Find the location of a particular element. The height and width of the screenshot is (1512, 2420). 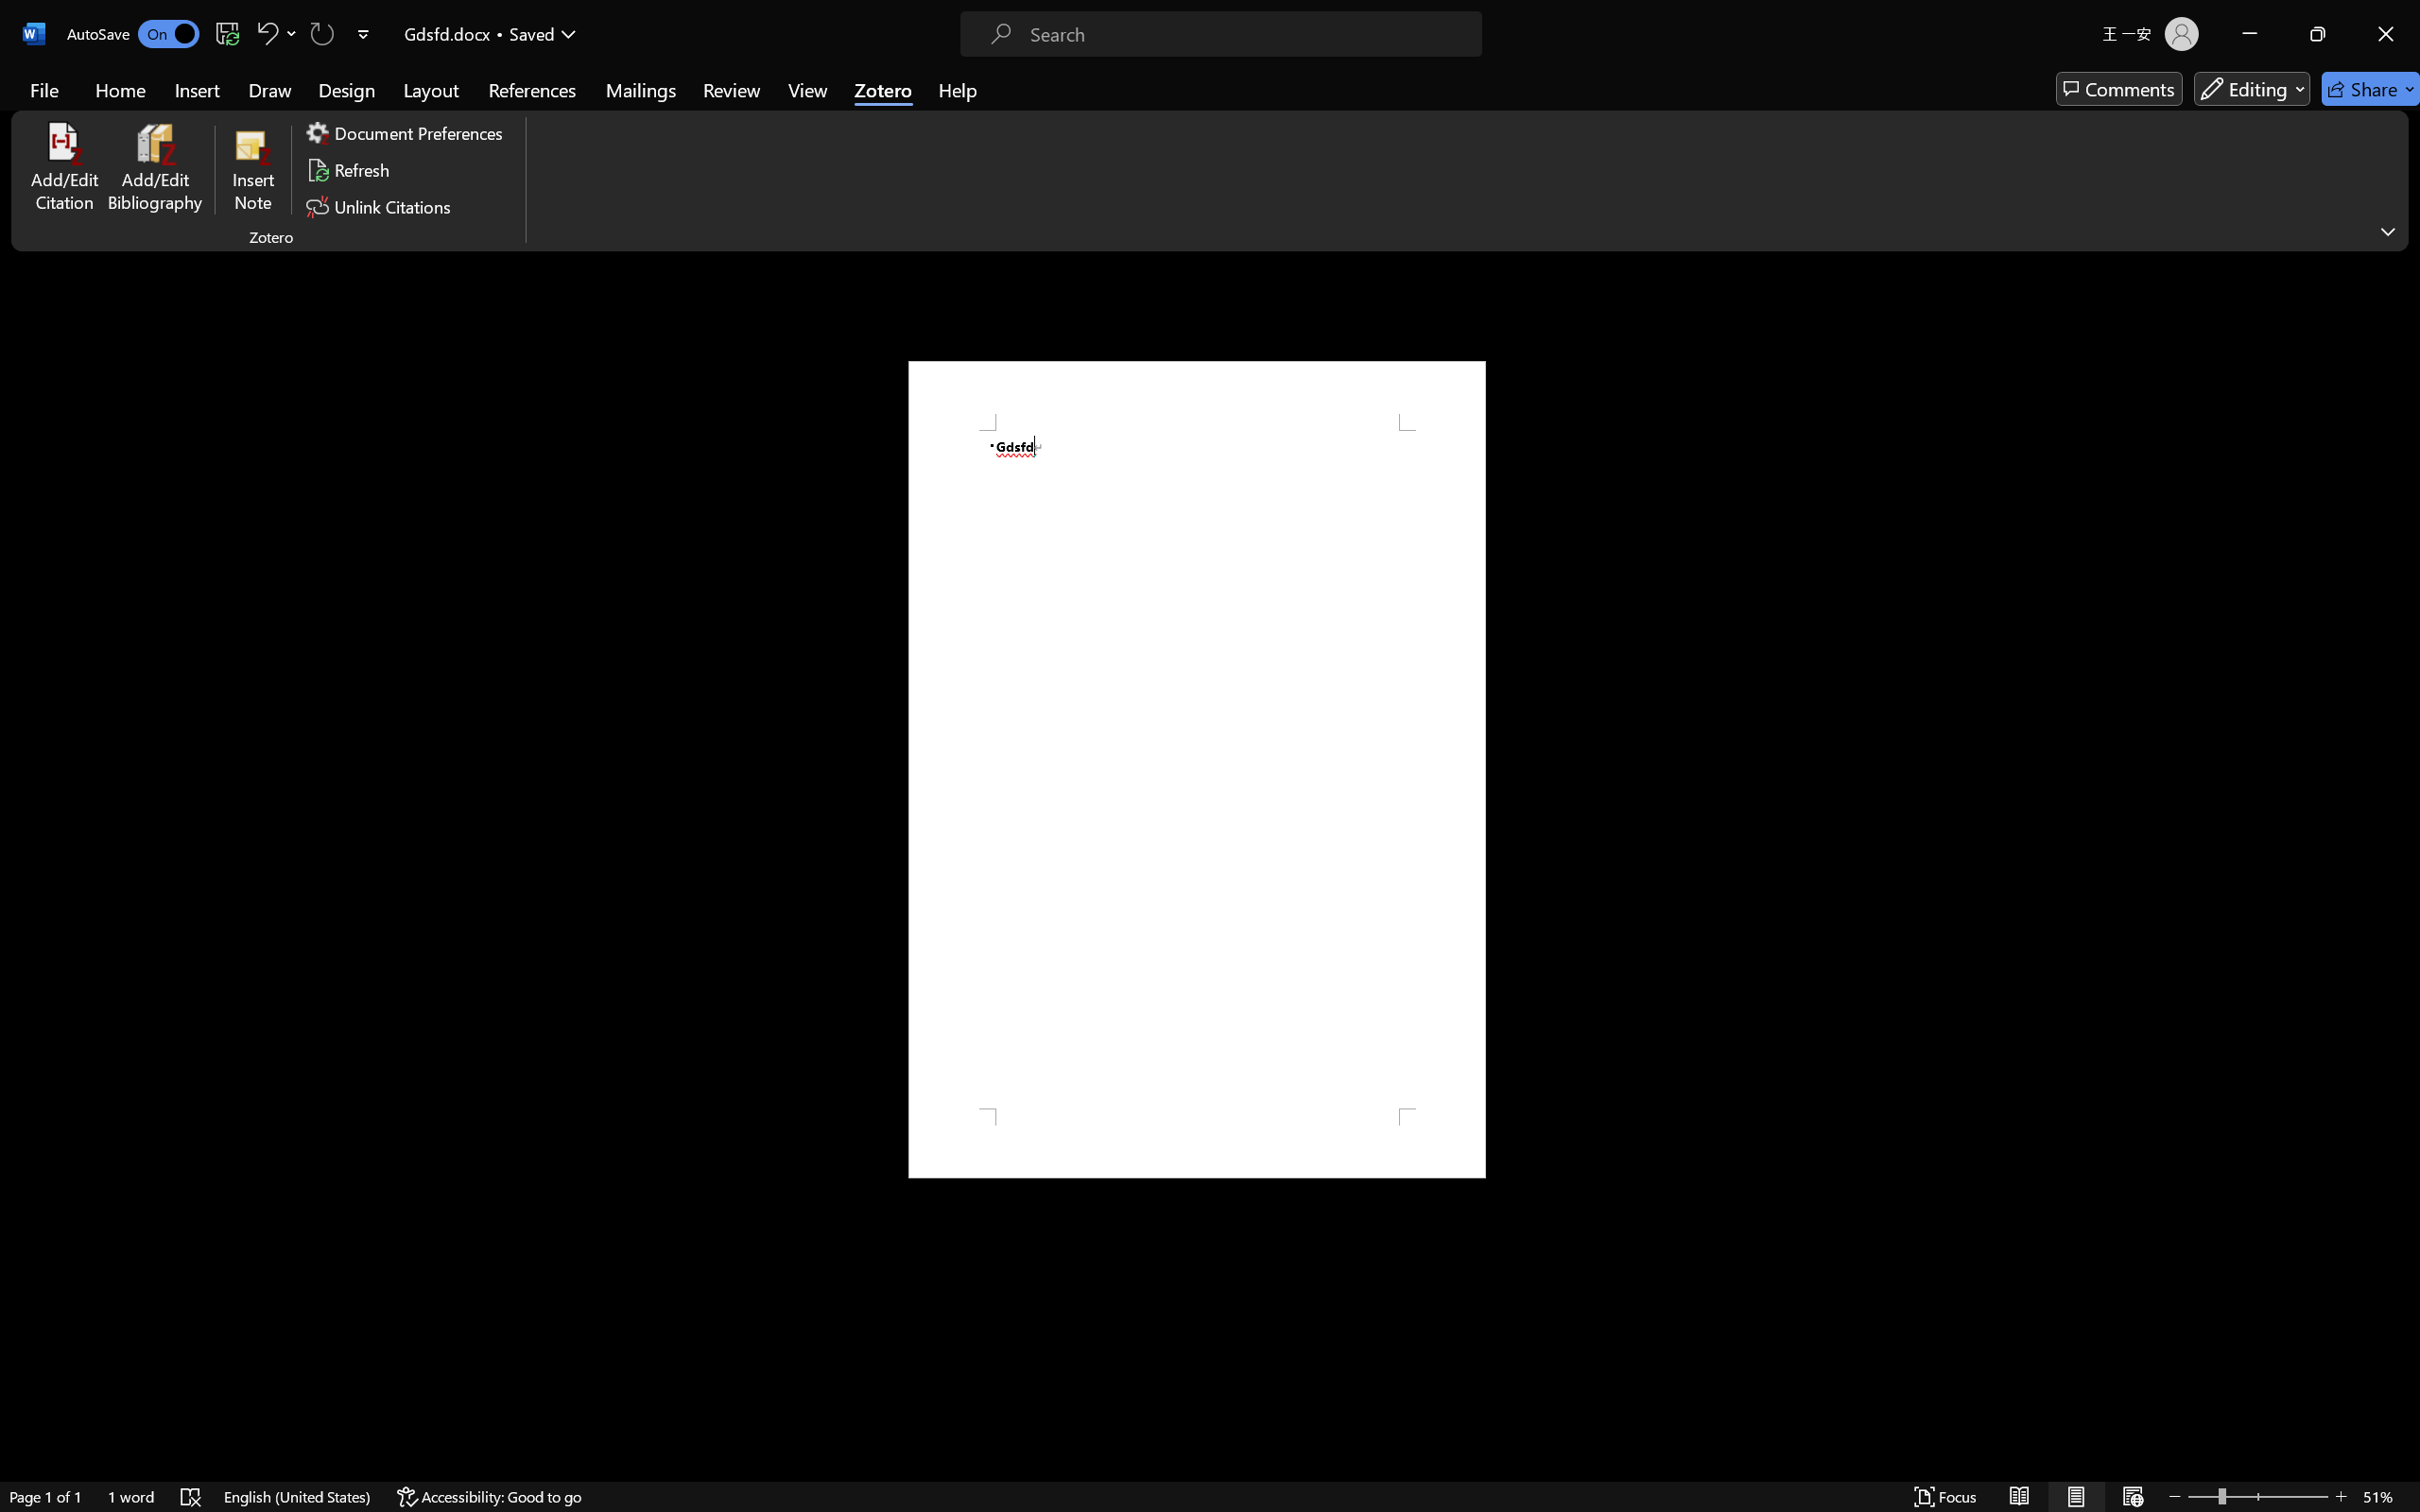

'Page 1 content' is located at coordinates (1196, 769).